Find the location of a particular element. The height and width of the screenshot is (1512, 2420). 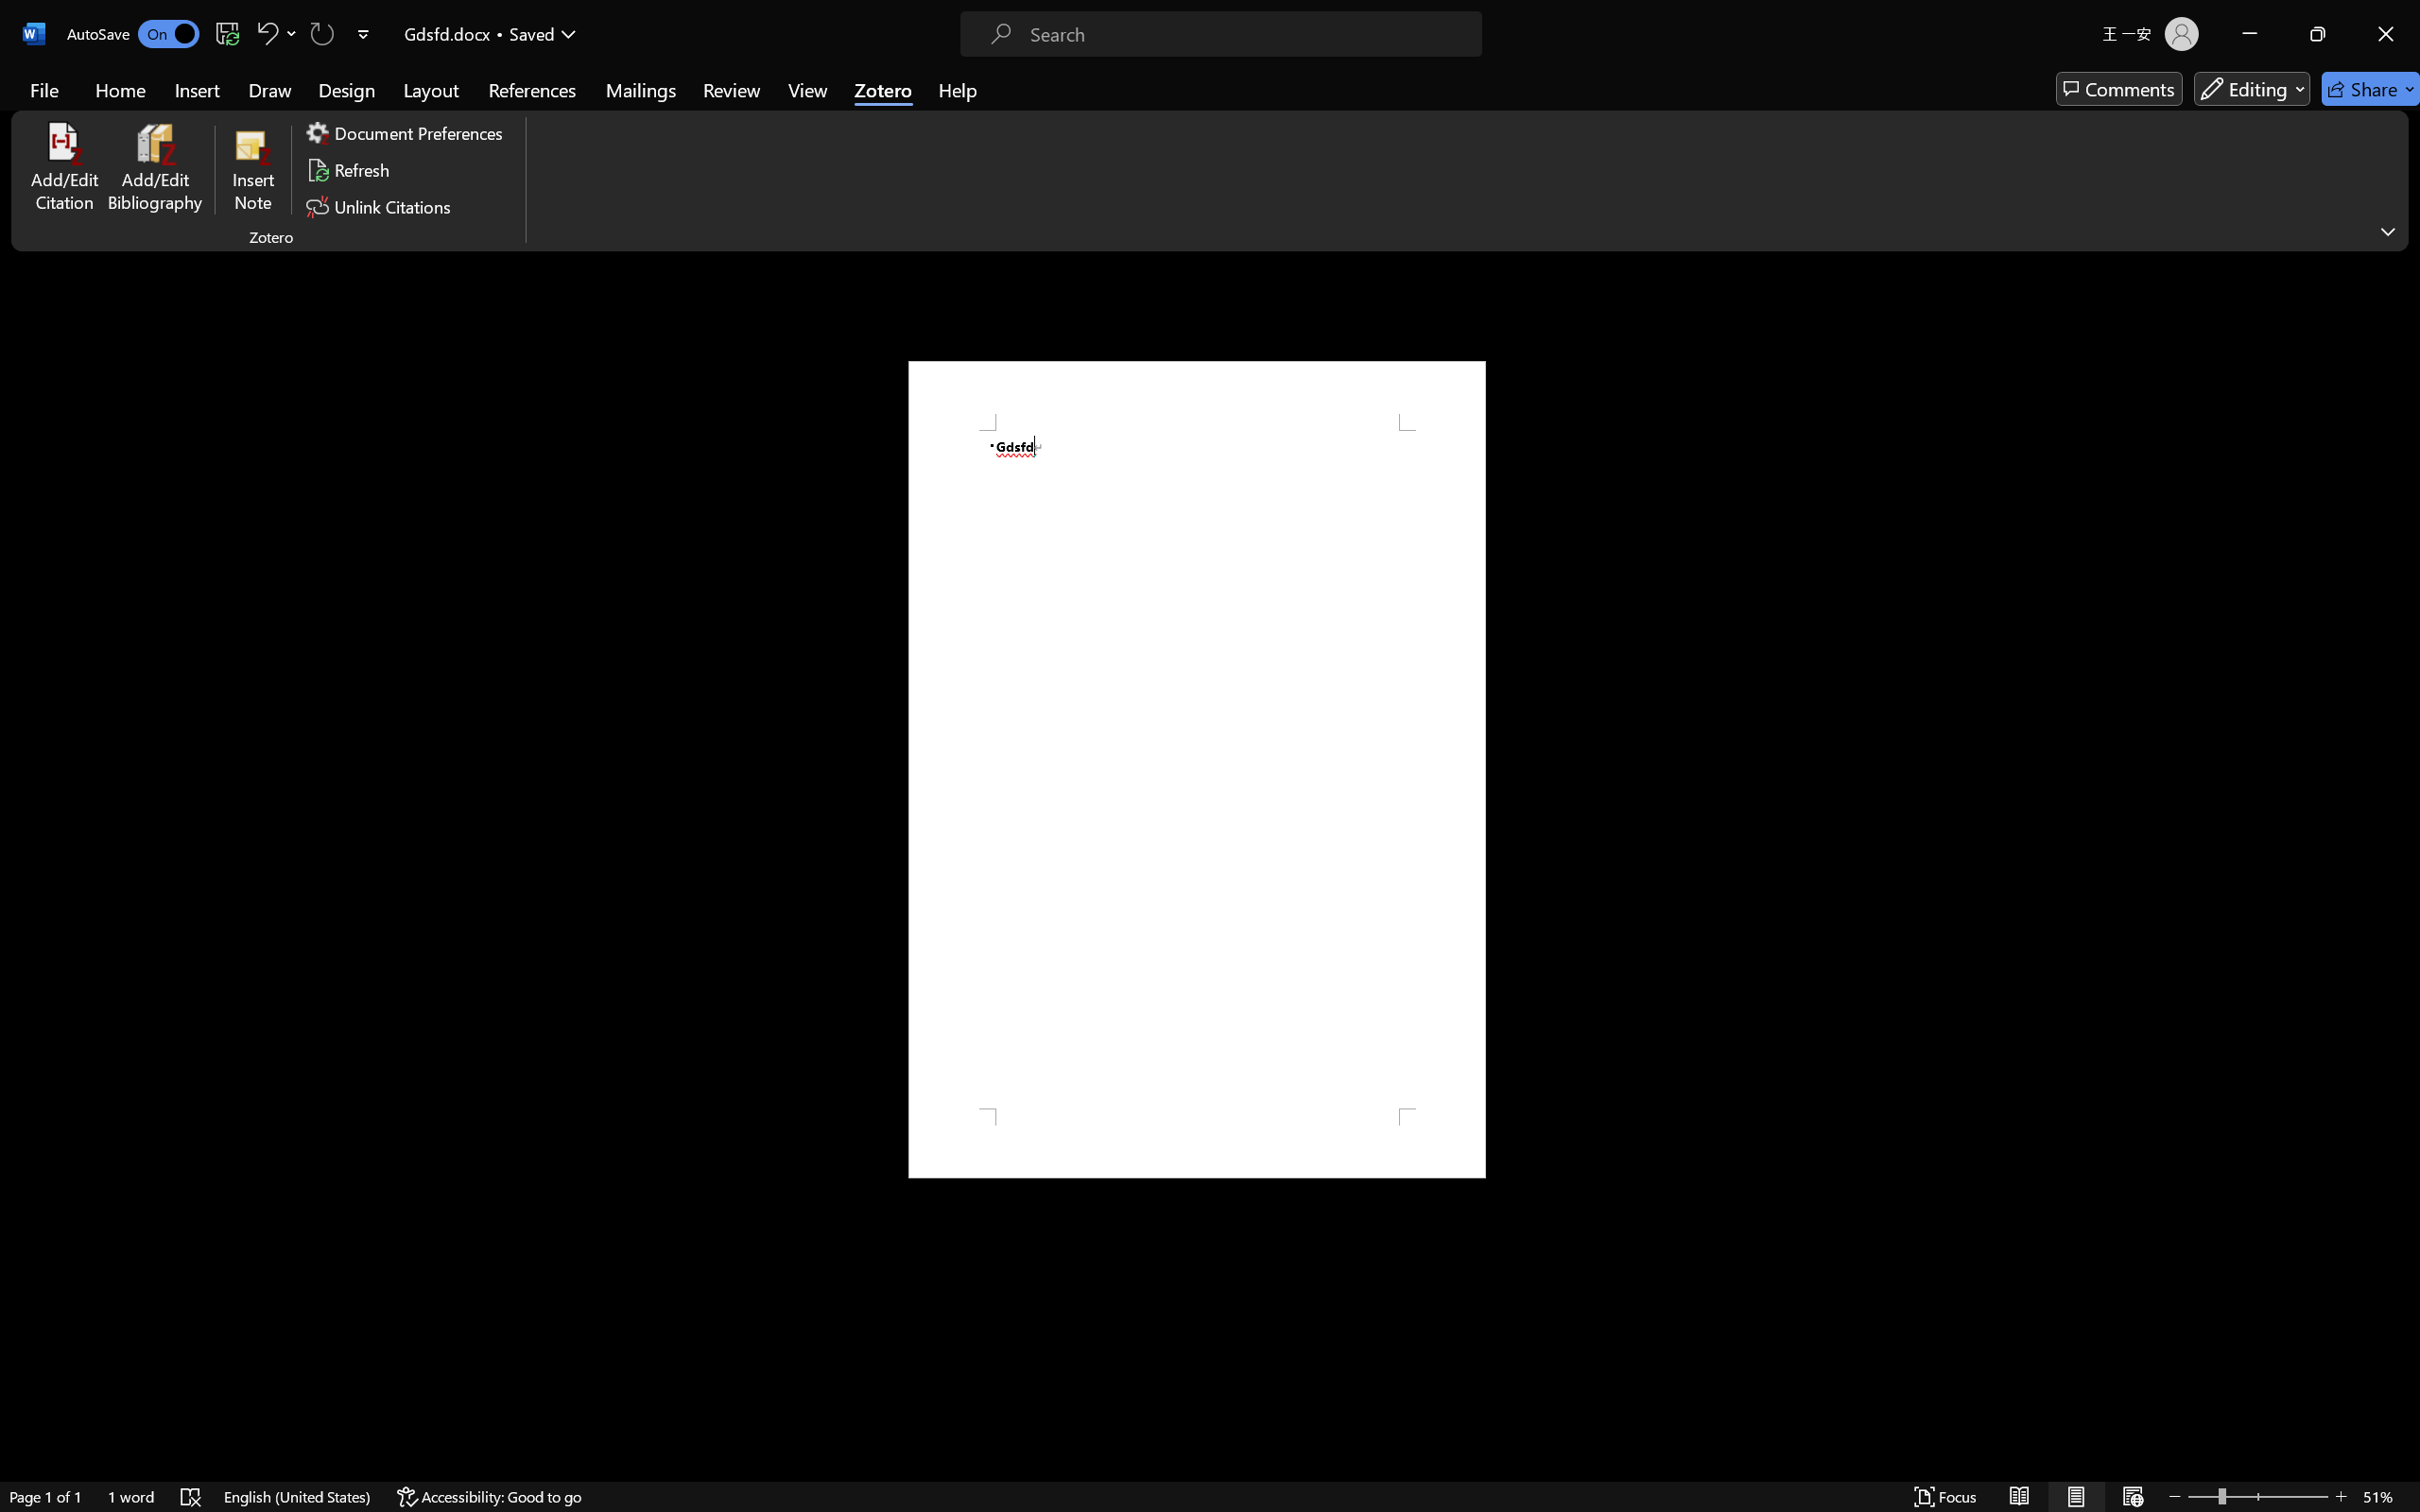

'Page 1 content' is located at coordinates (1196, 769).